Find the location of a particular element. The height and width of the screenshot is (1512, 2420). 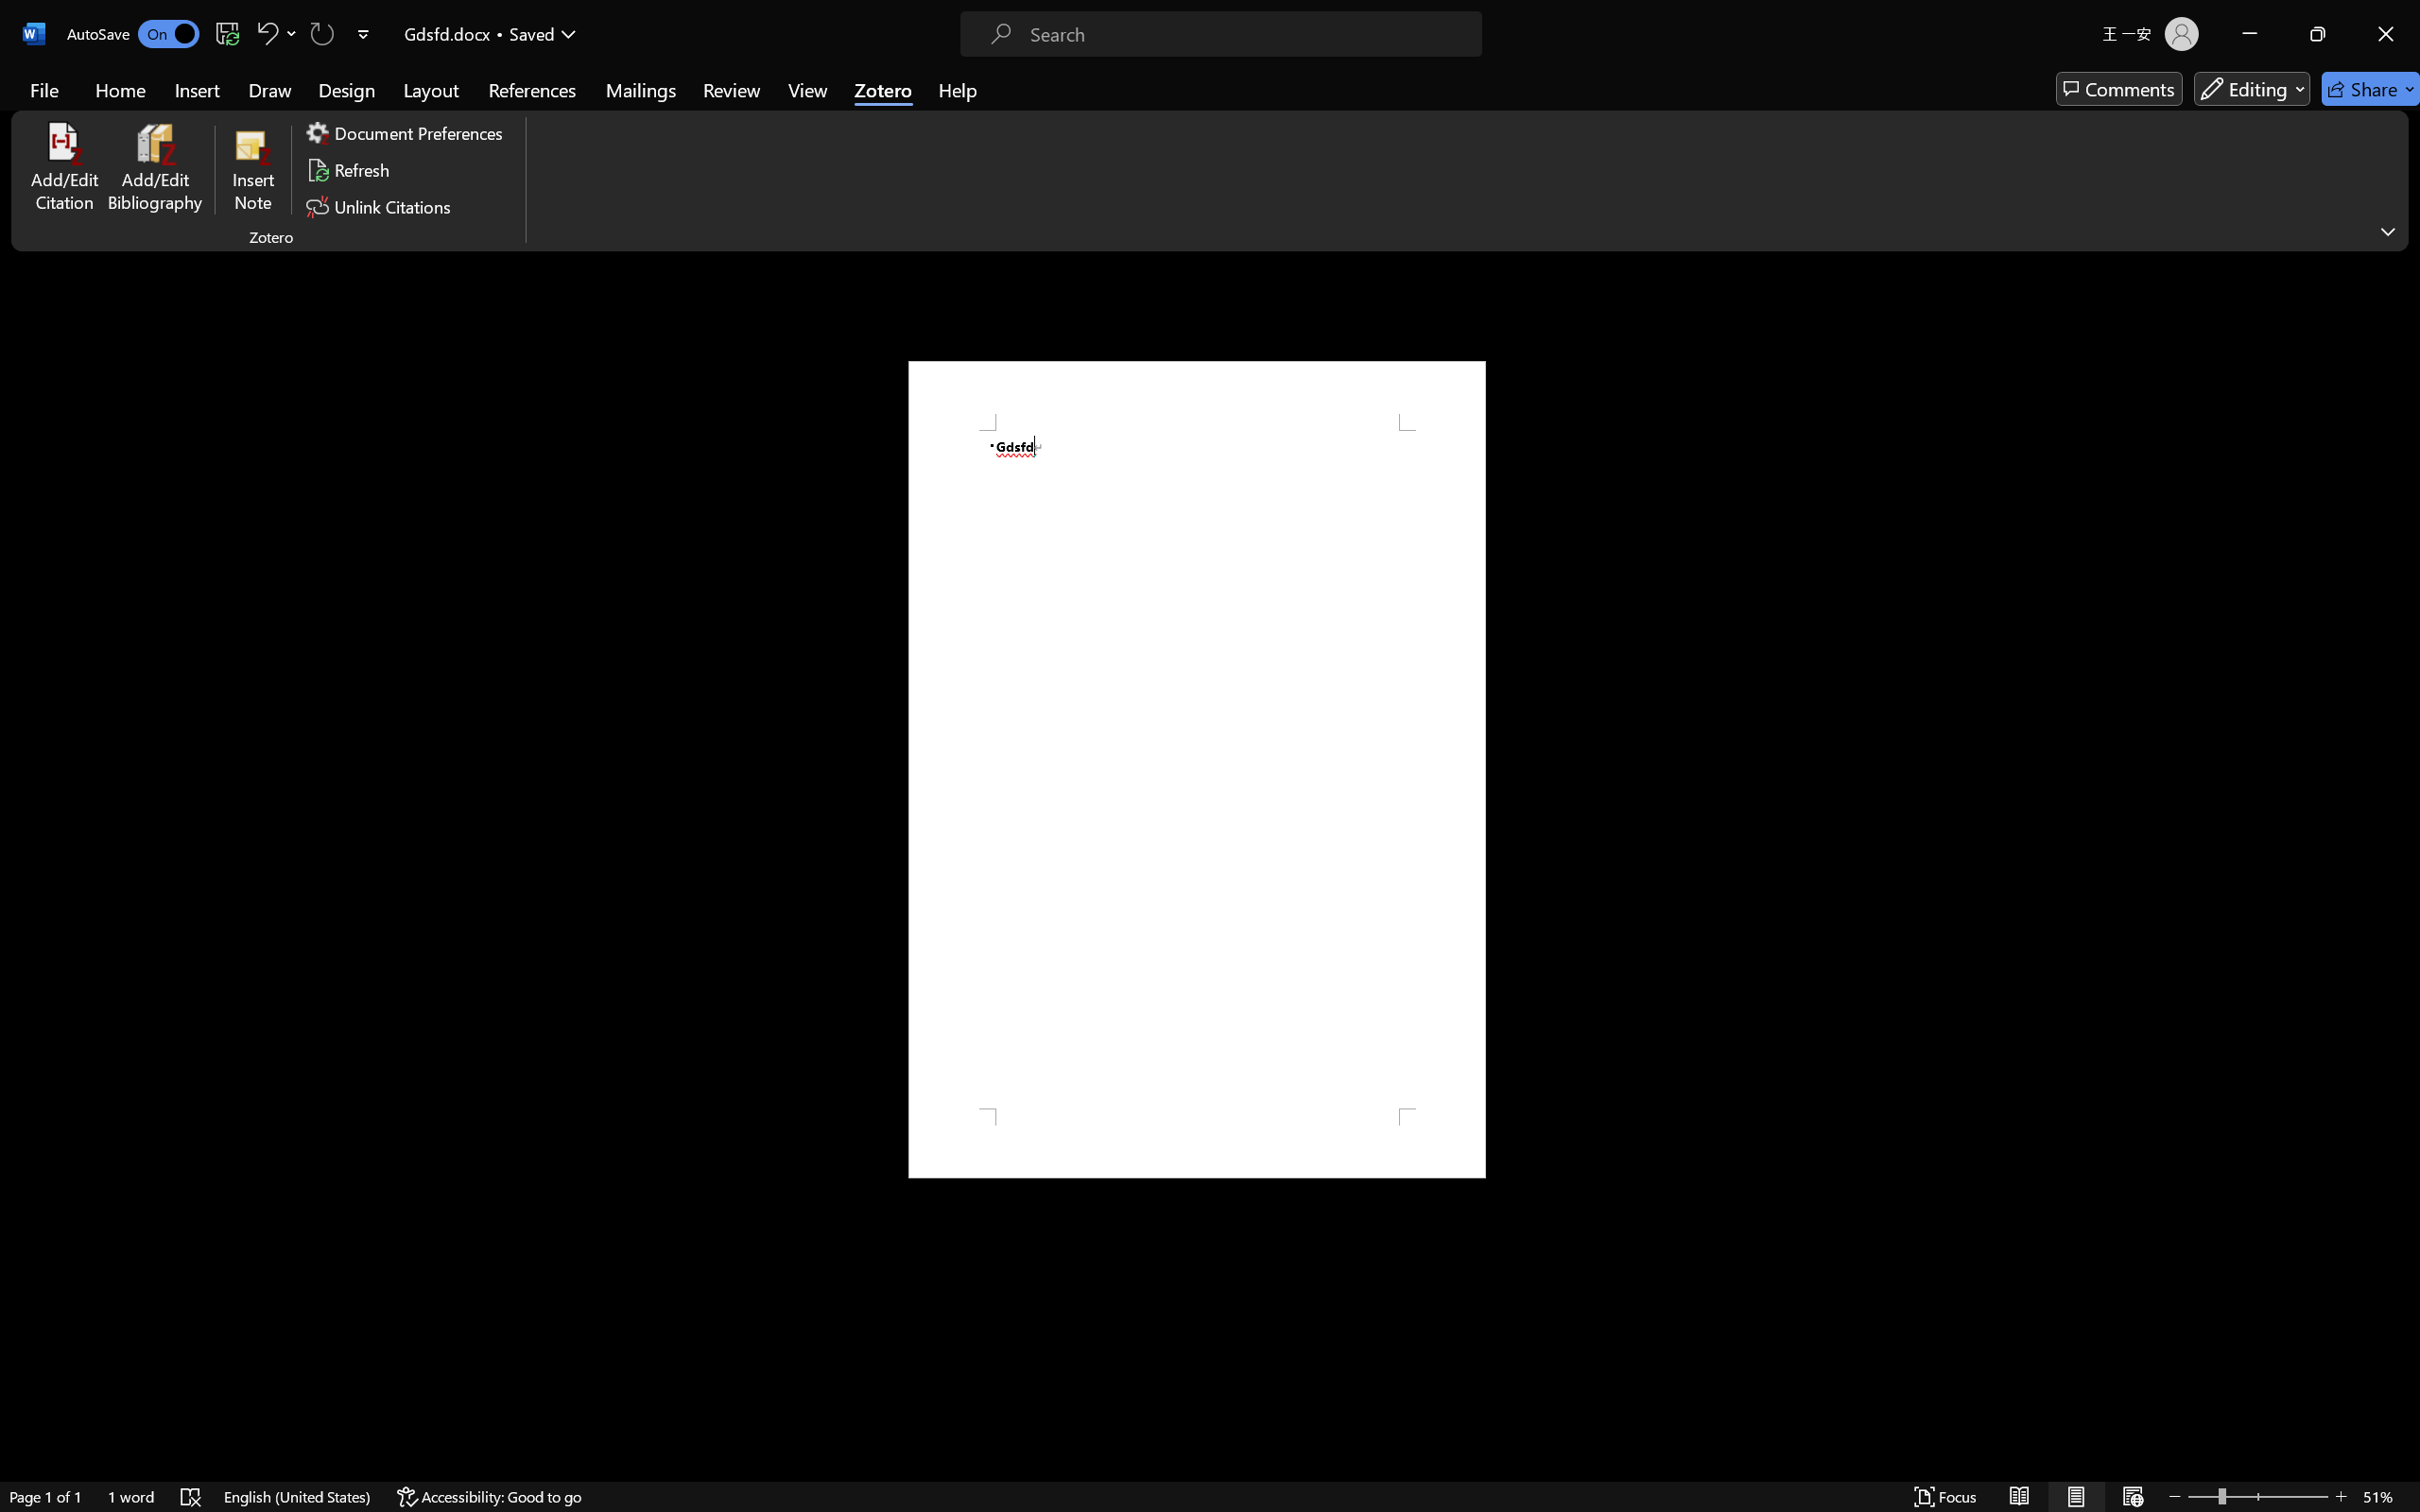

'Page 1 content' is located at coordinates (1196, 769).